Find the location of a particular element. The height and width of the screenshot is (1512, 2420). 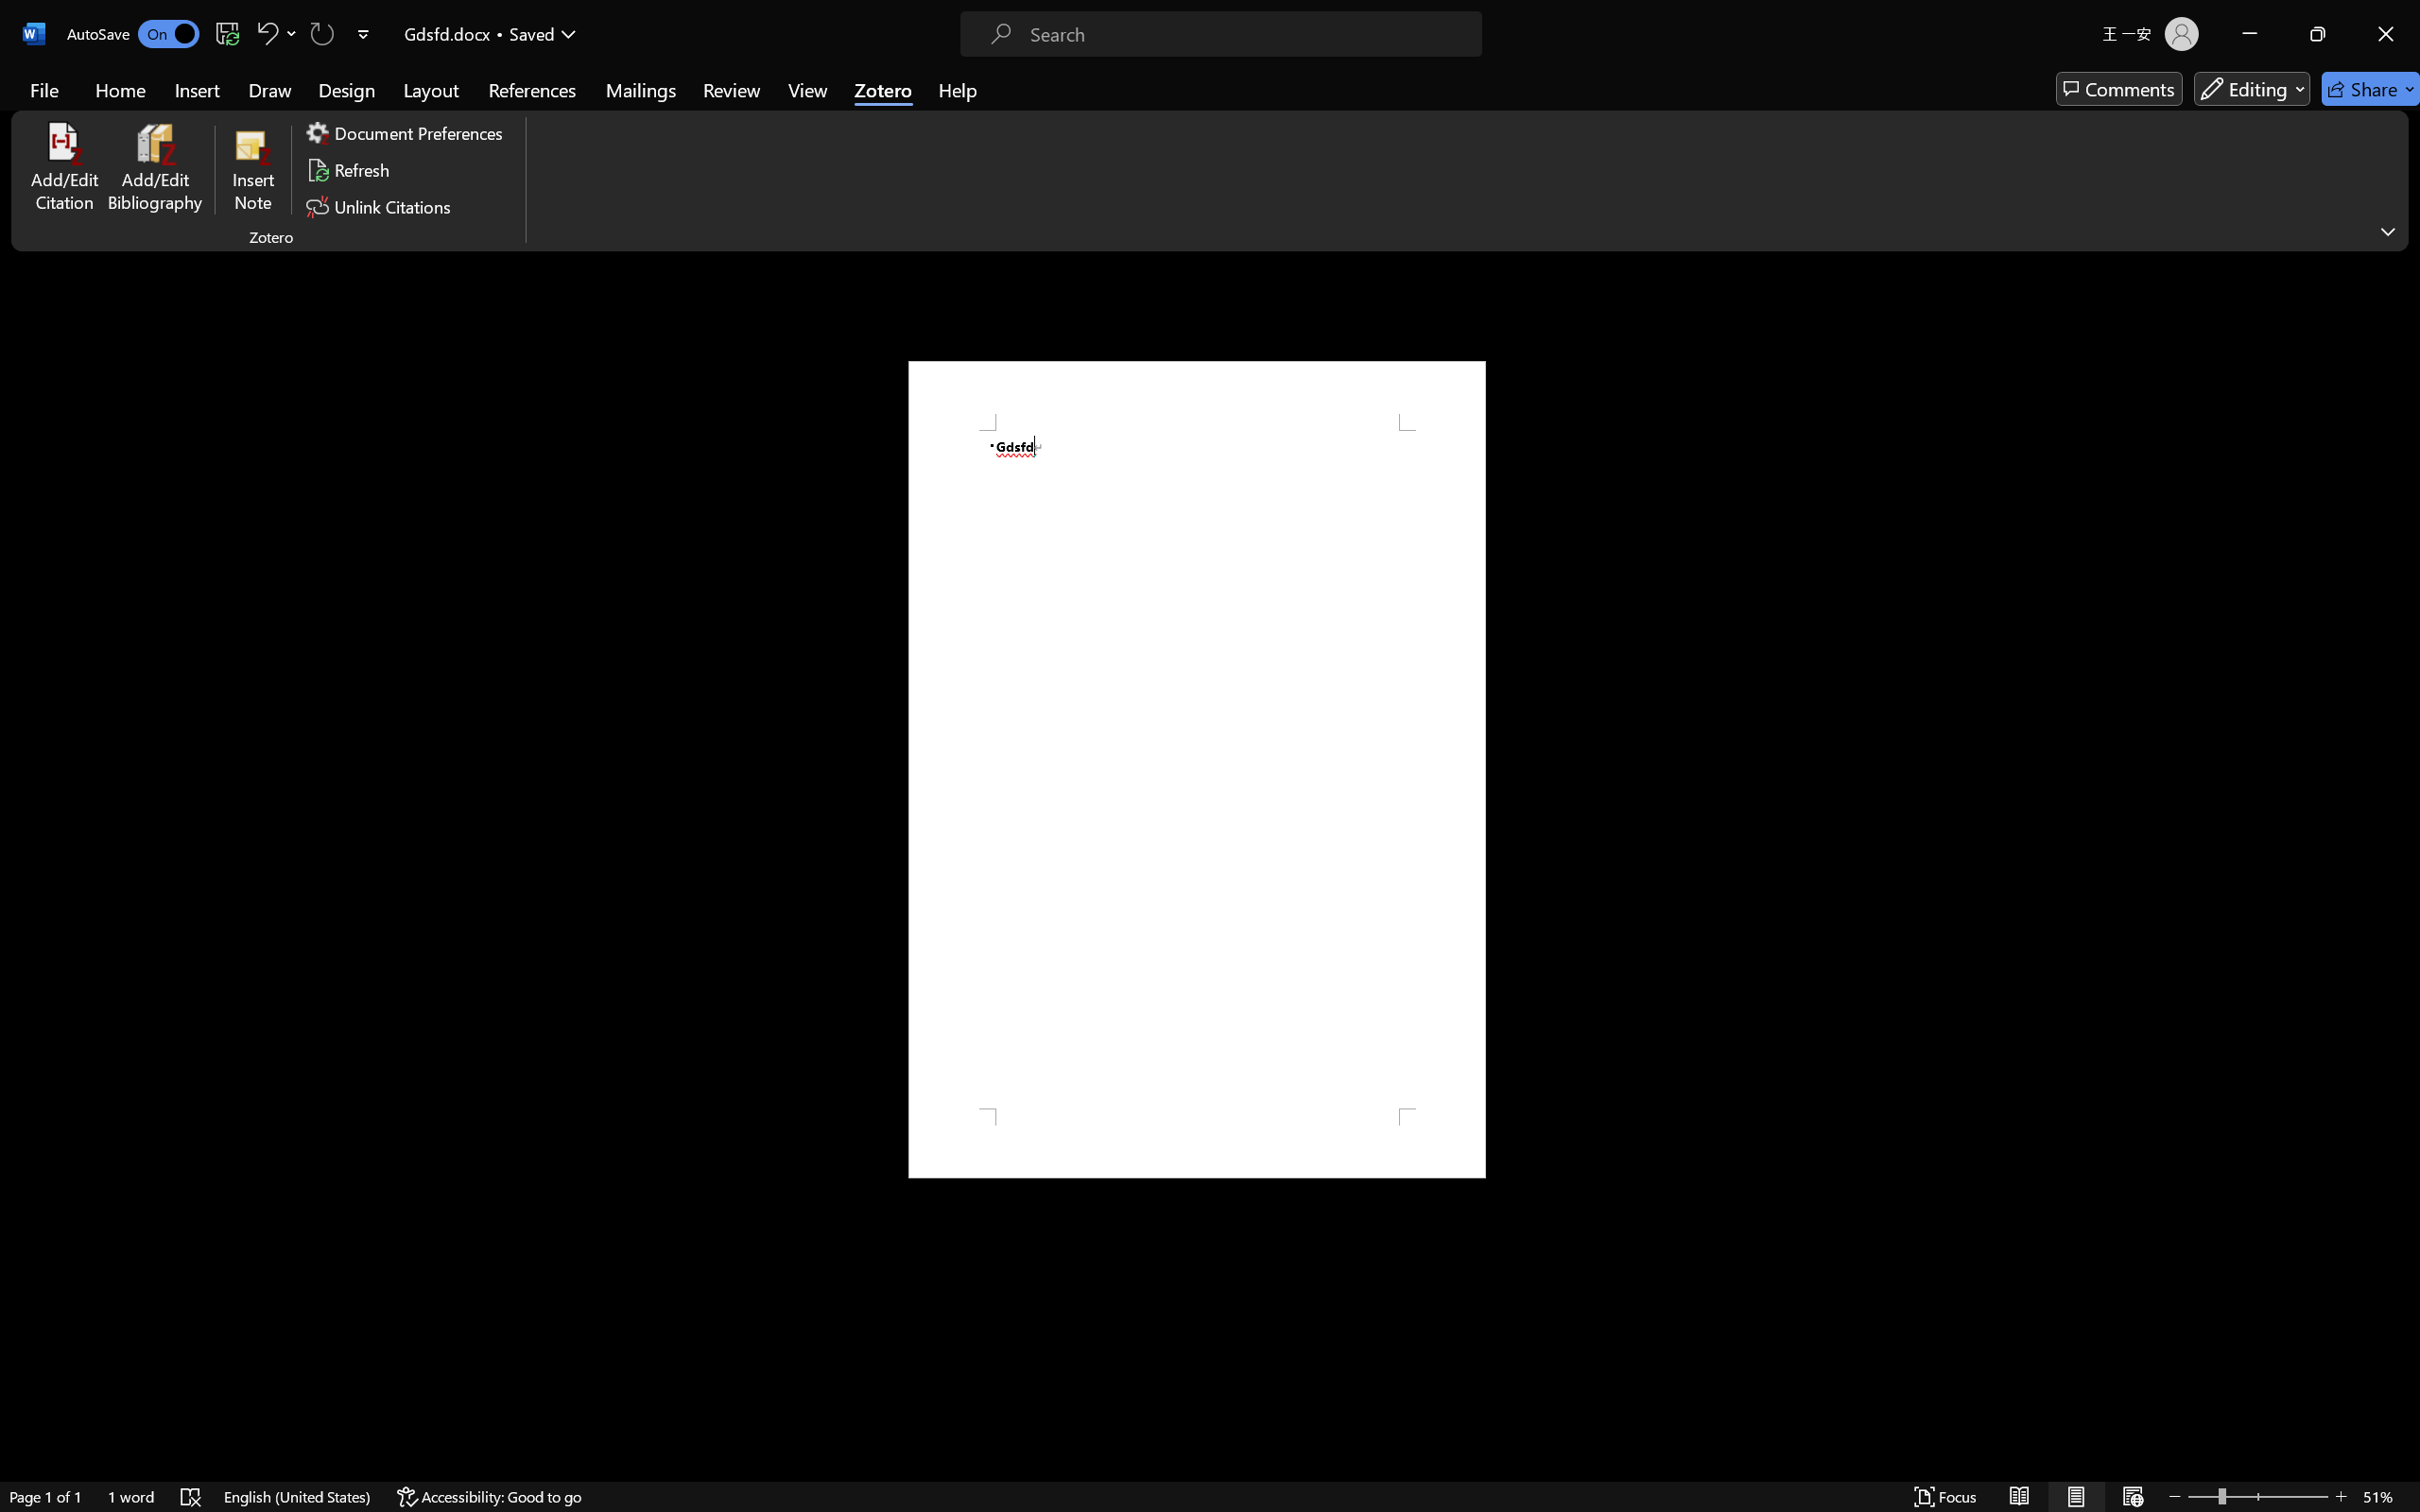

'Page 1 content' is located at coordinates (1196, 769).